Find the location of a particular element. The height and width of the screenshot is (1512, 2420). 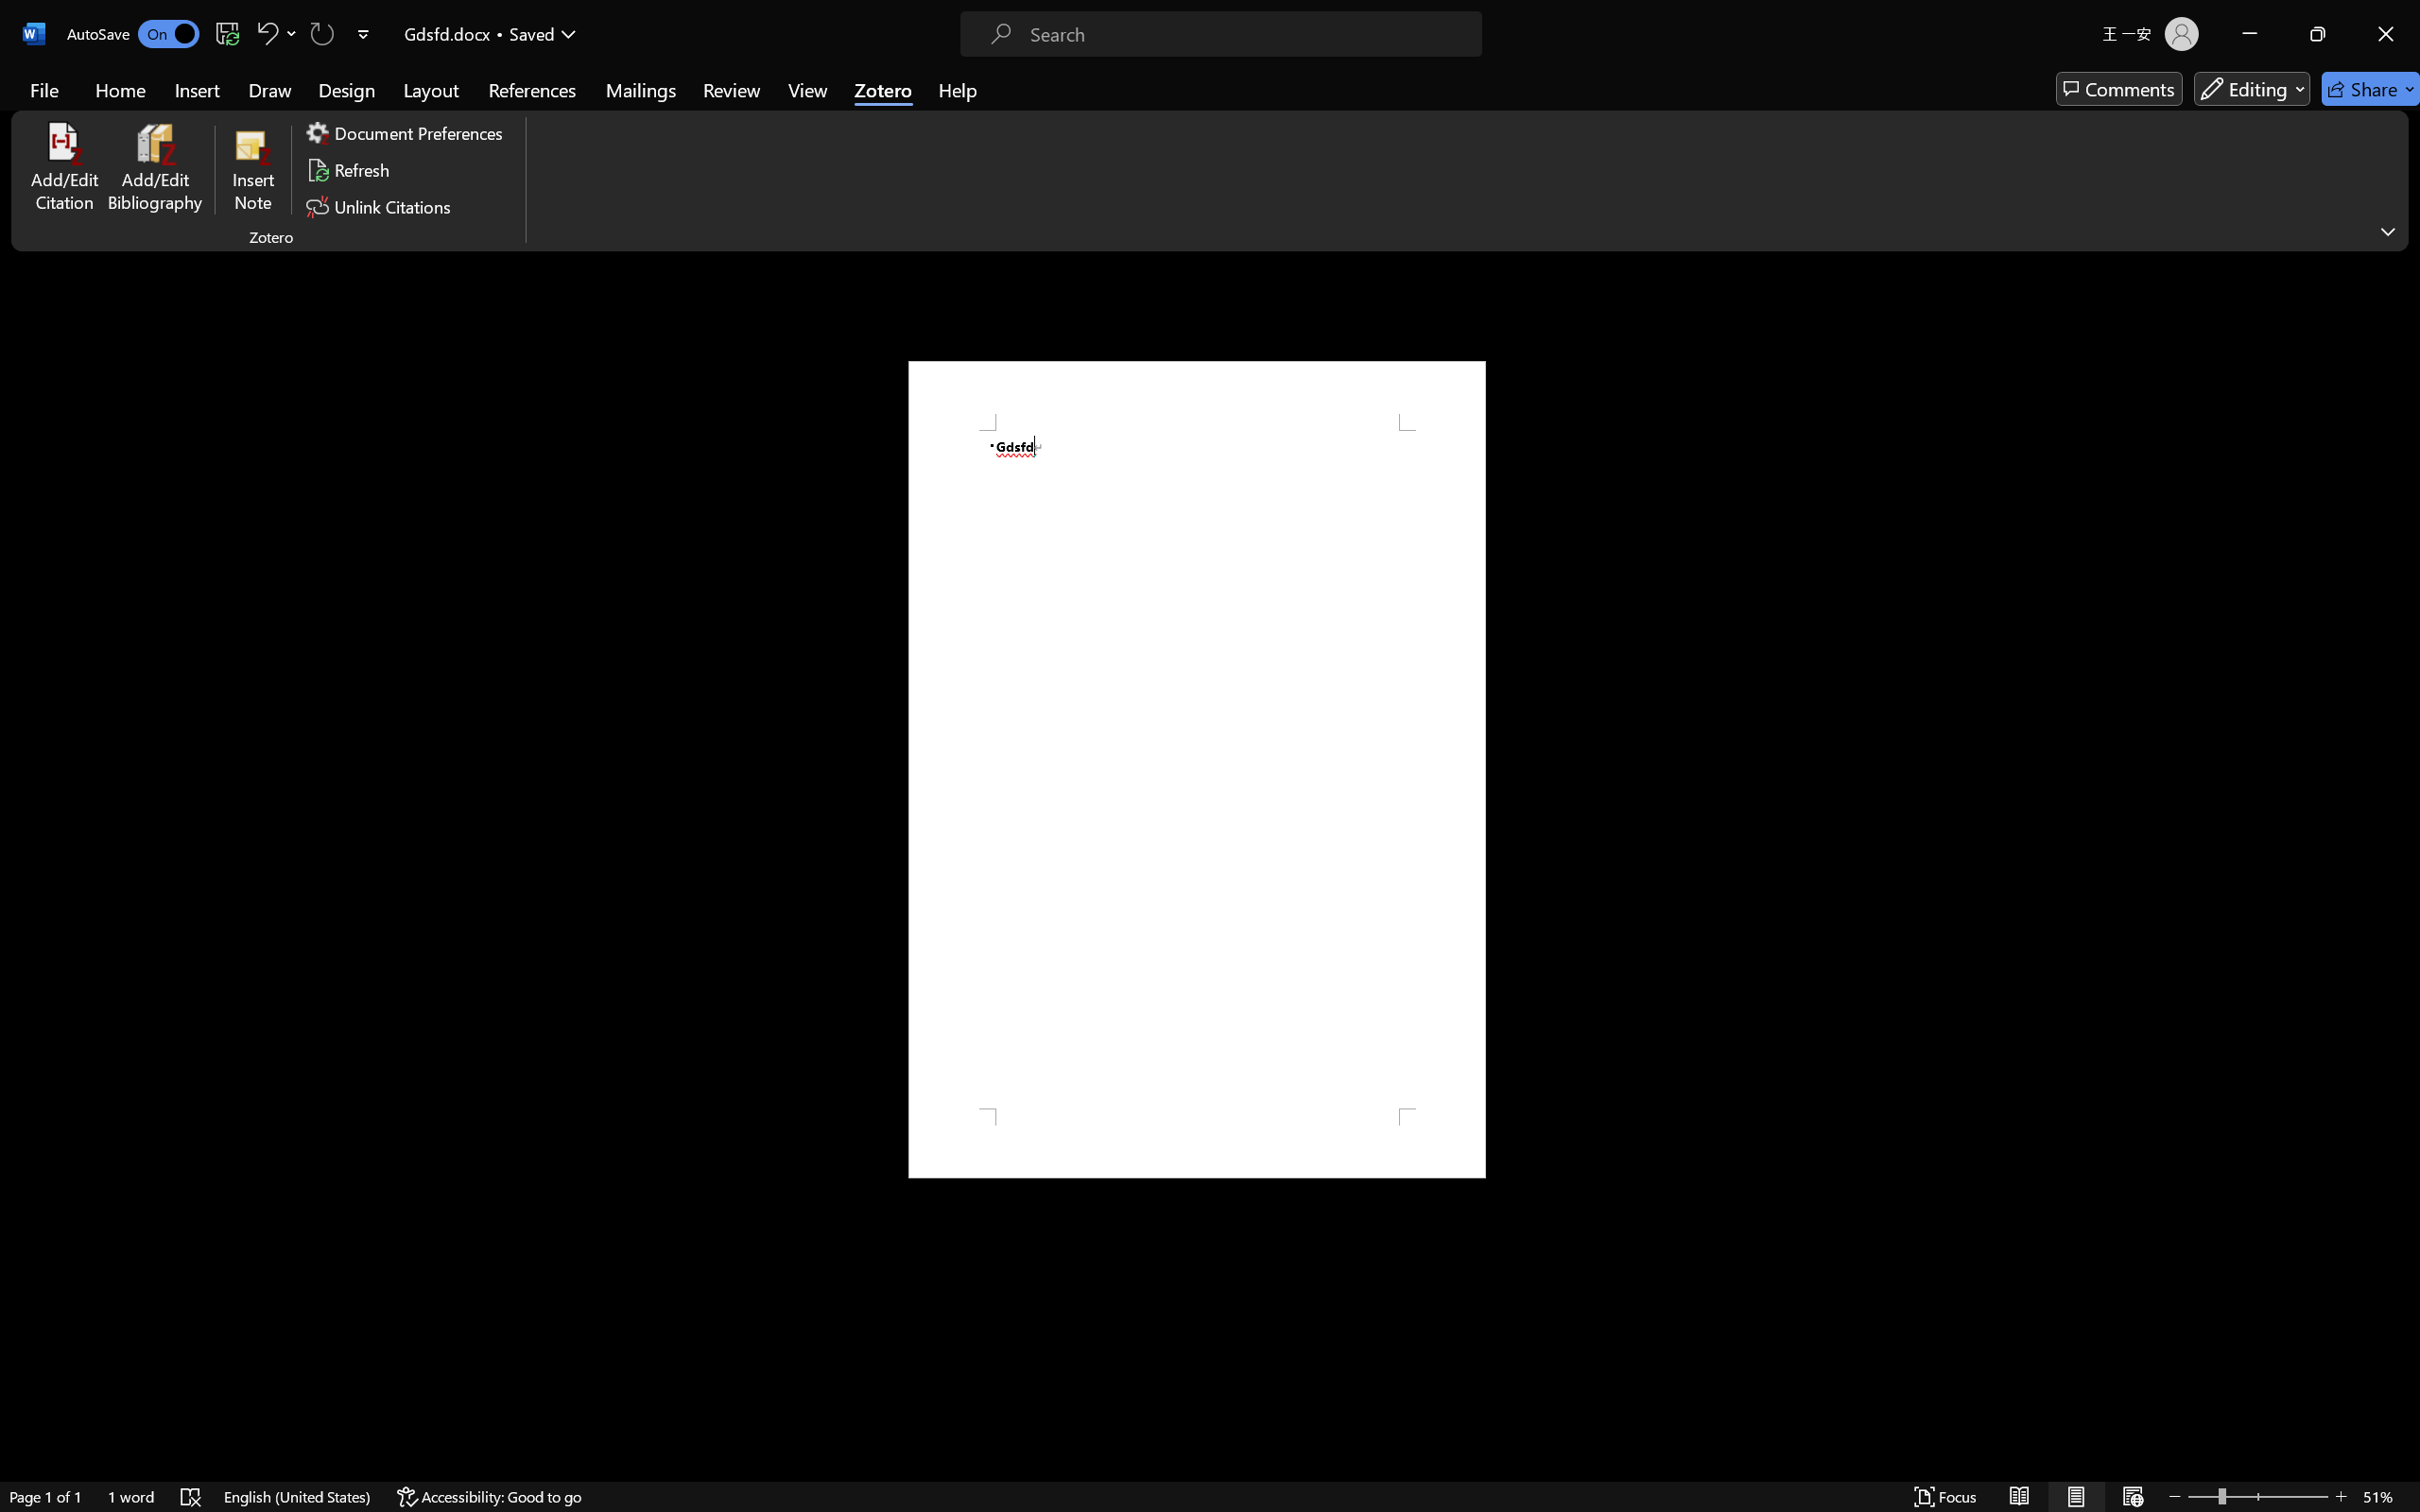

'Page 1 content' is located at coordinates (1196, 769).